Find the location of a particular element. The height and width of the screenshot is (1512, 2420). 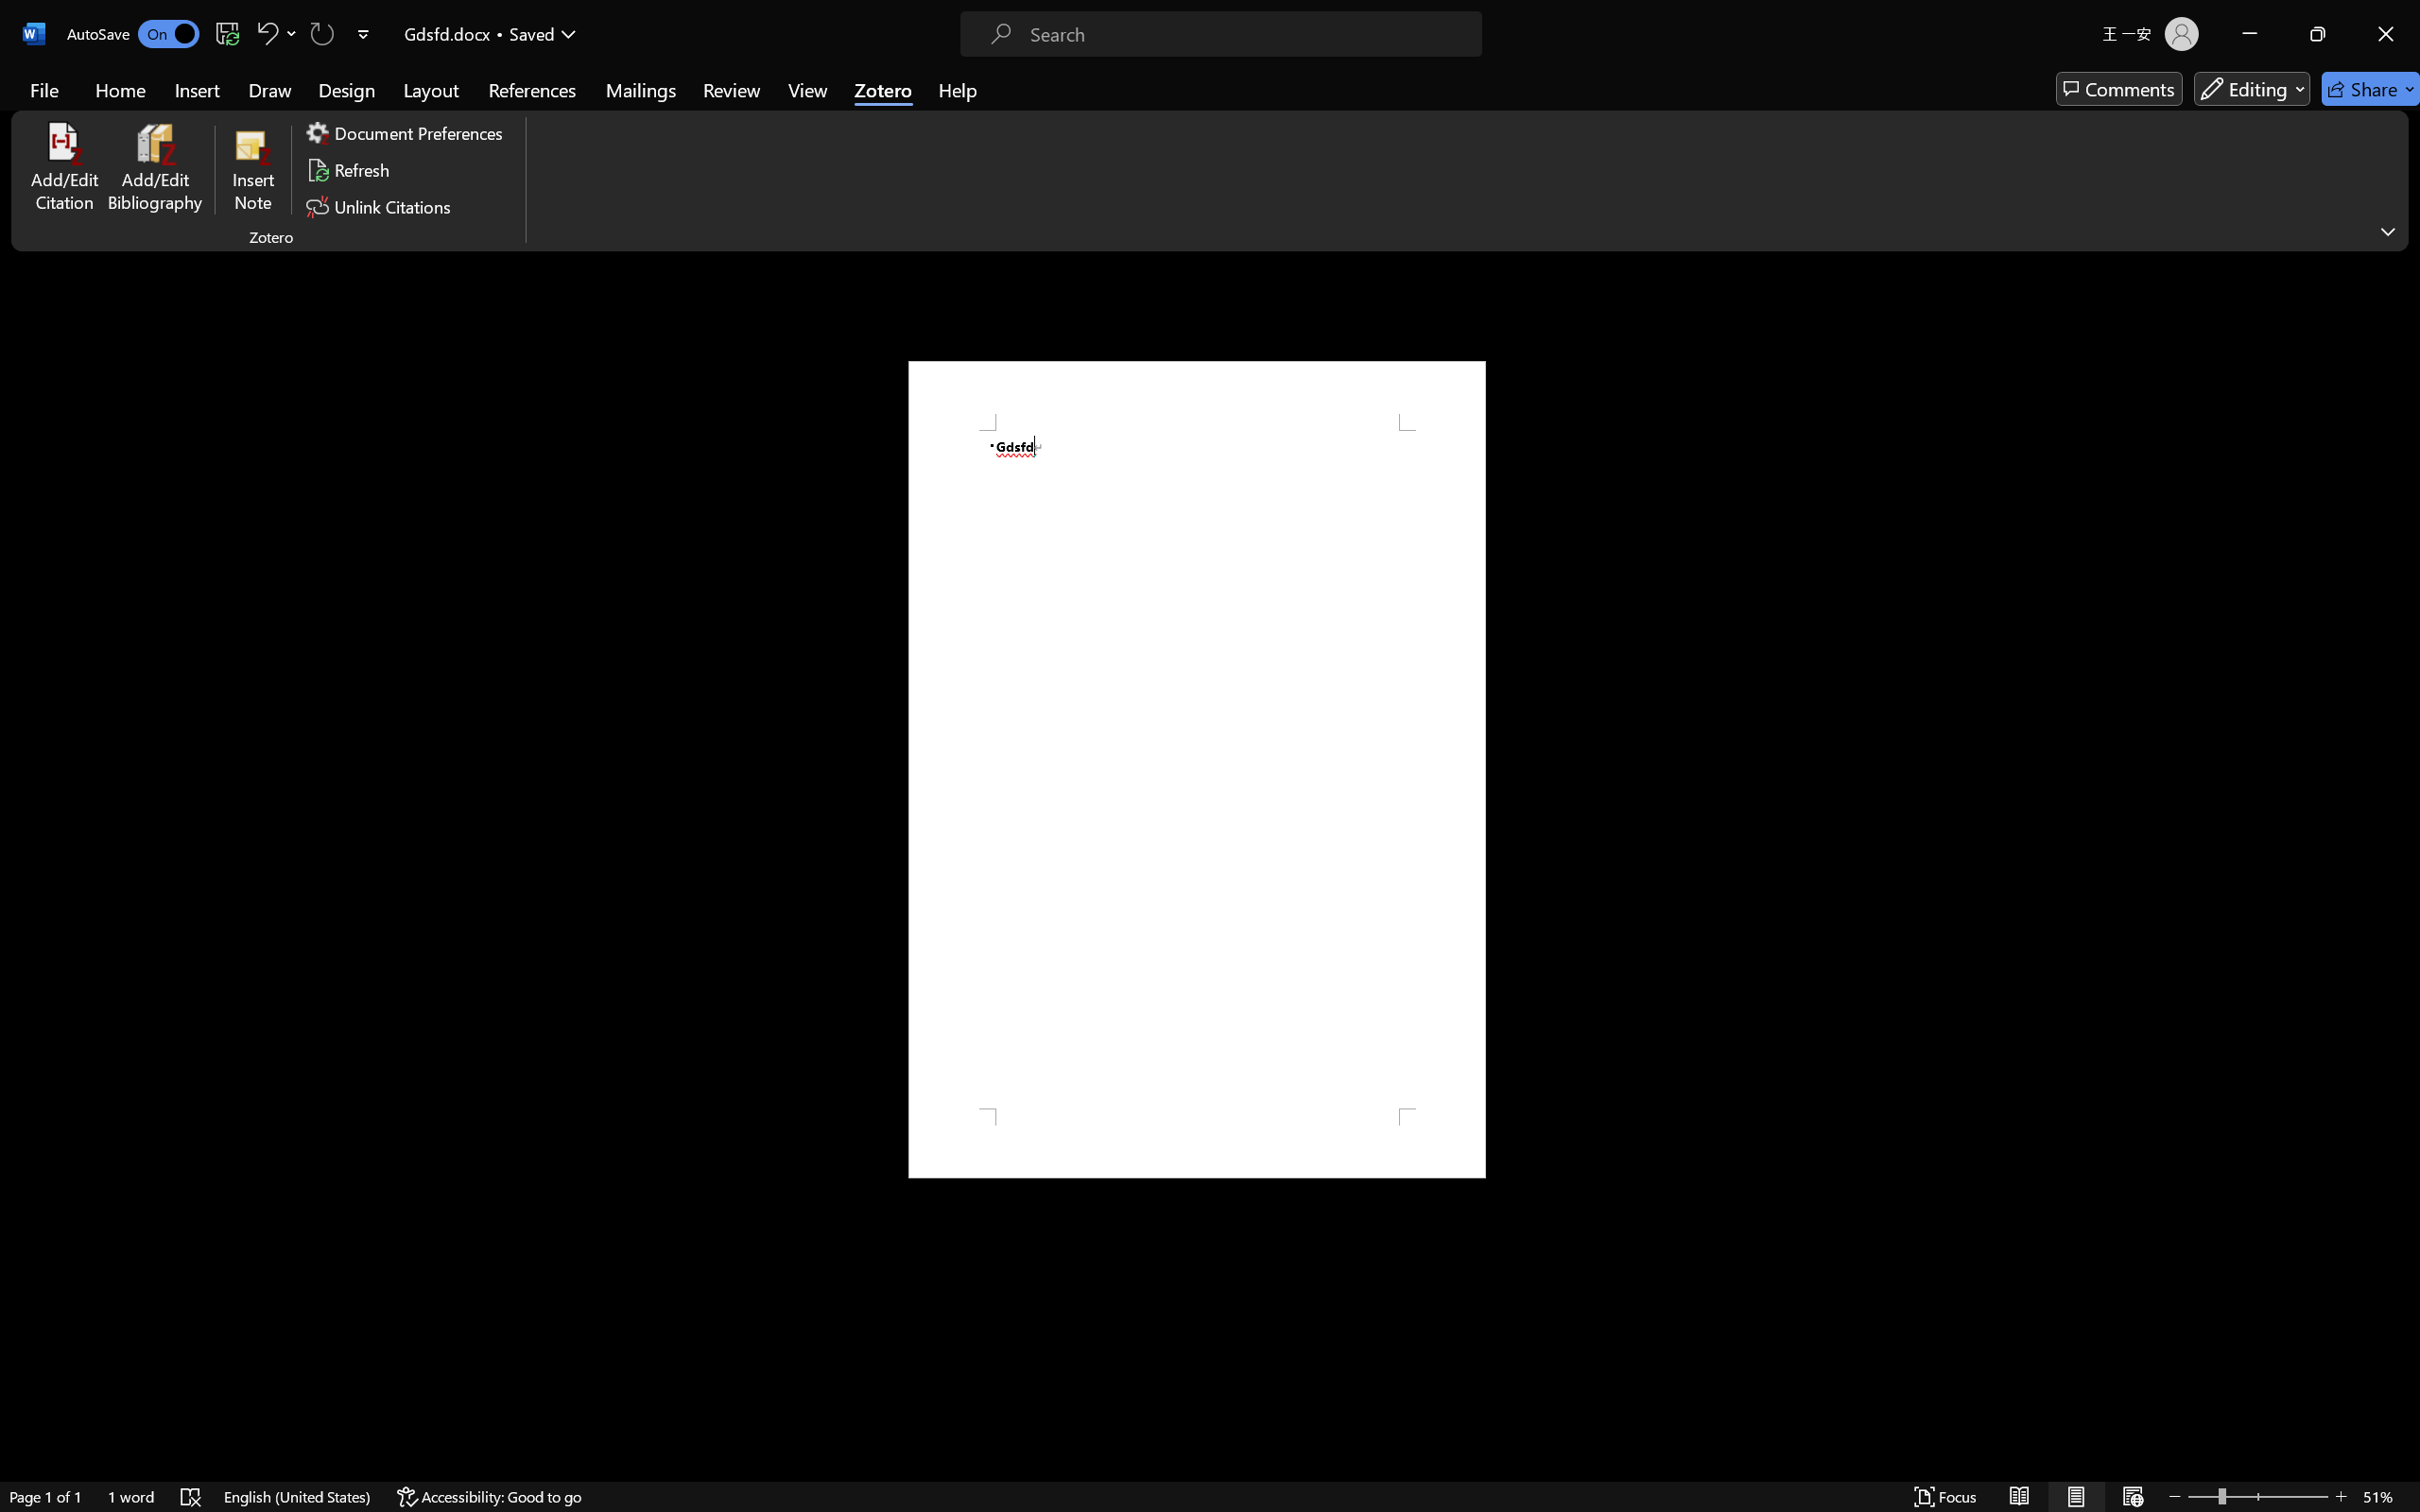

'Page 1 content' is located at coordinates (1196, 769).